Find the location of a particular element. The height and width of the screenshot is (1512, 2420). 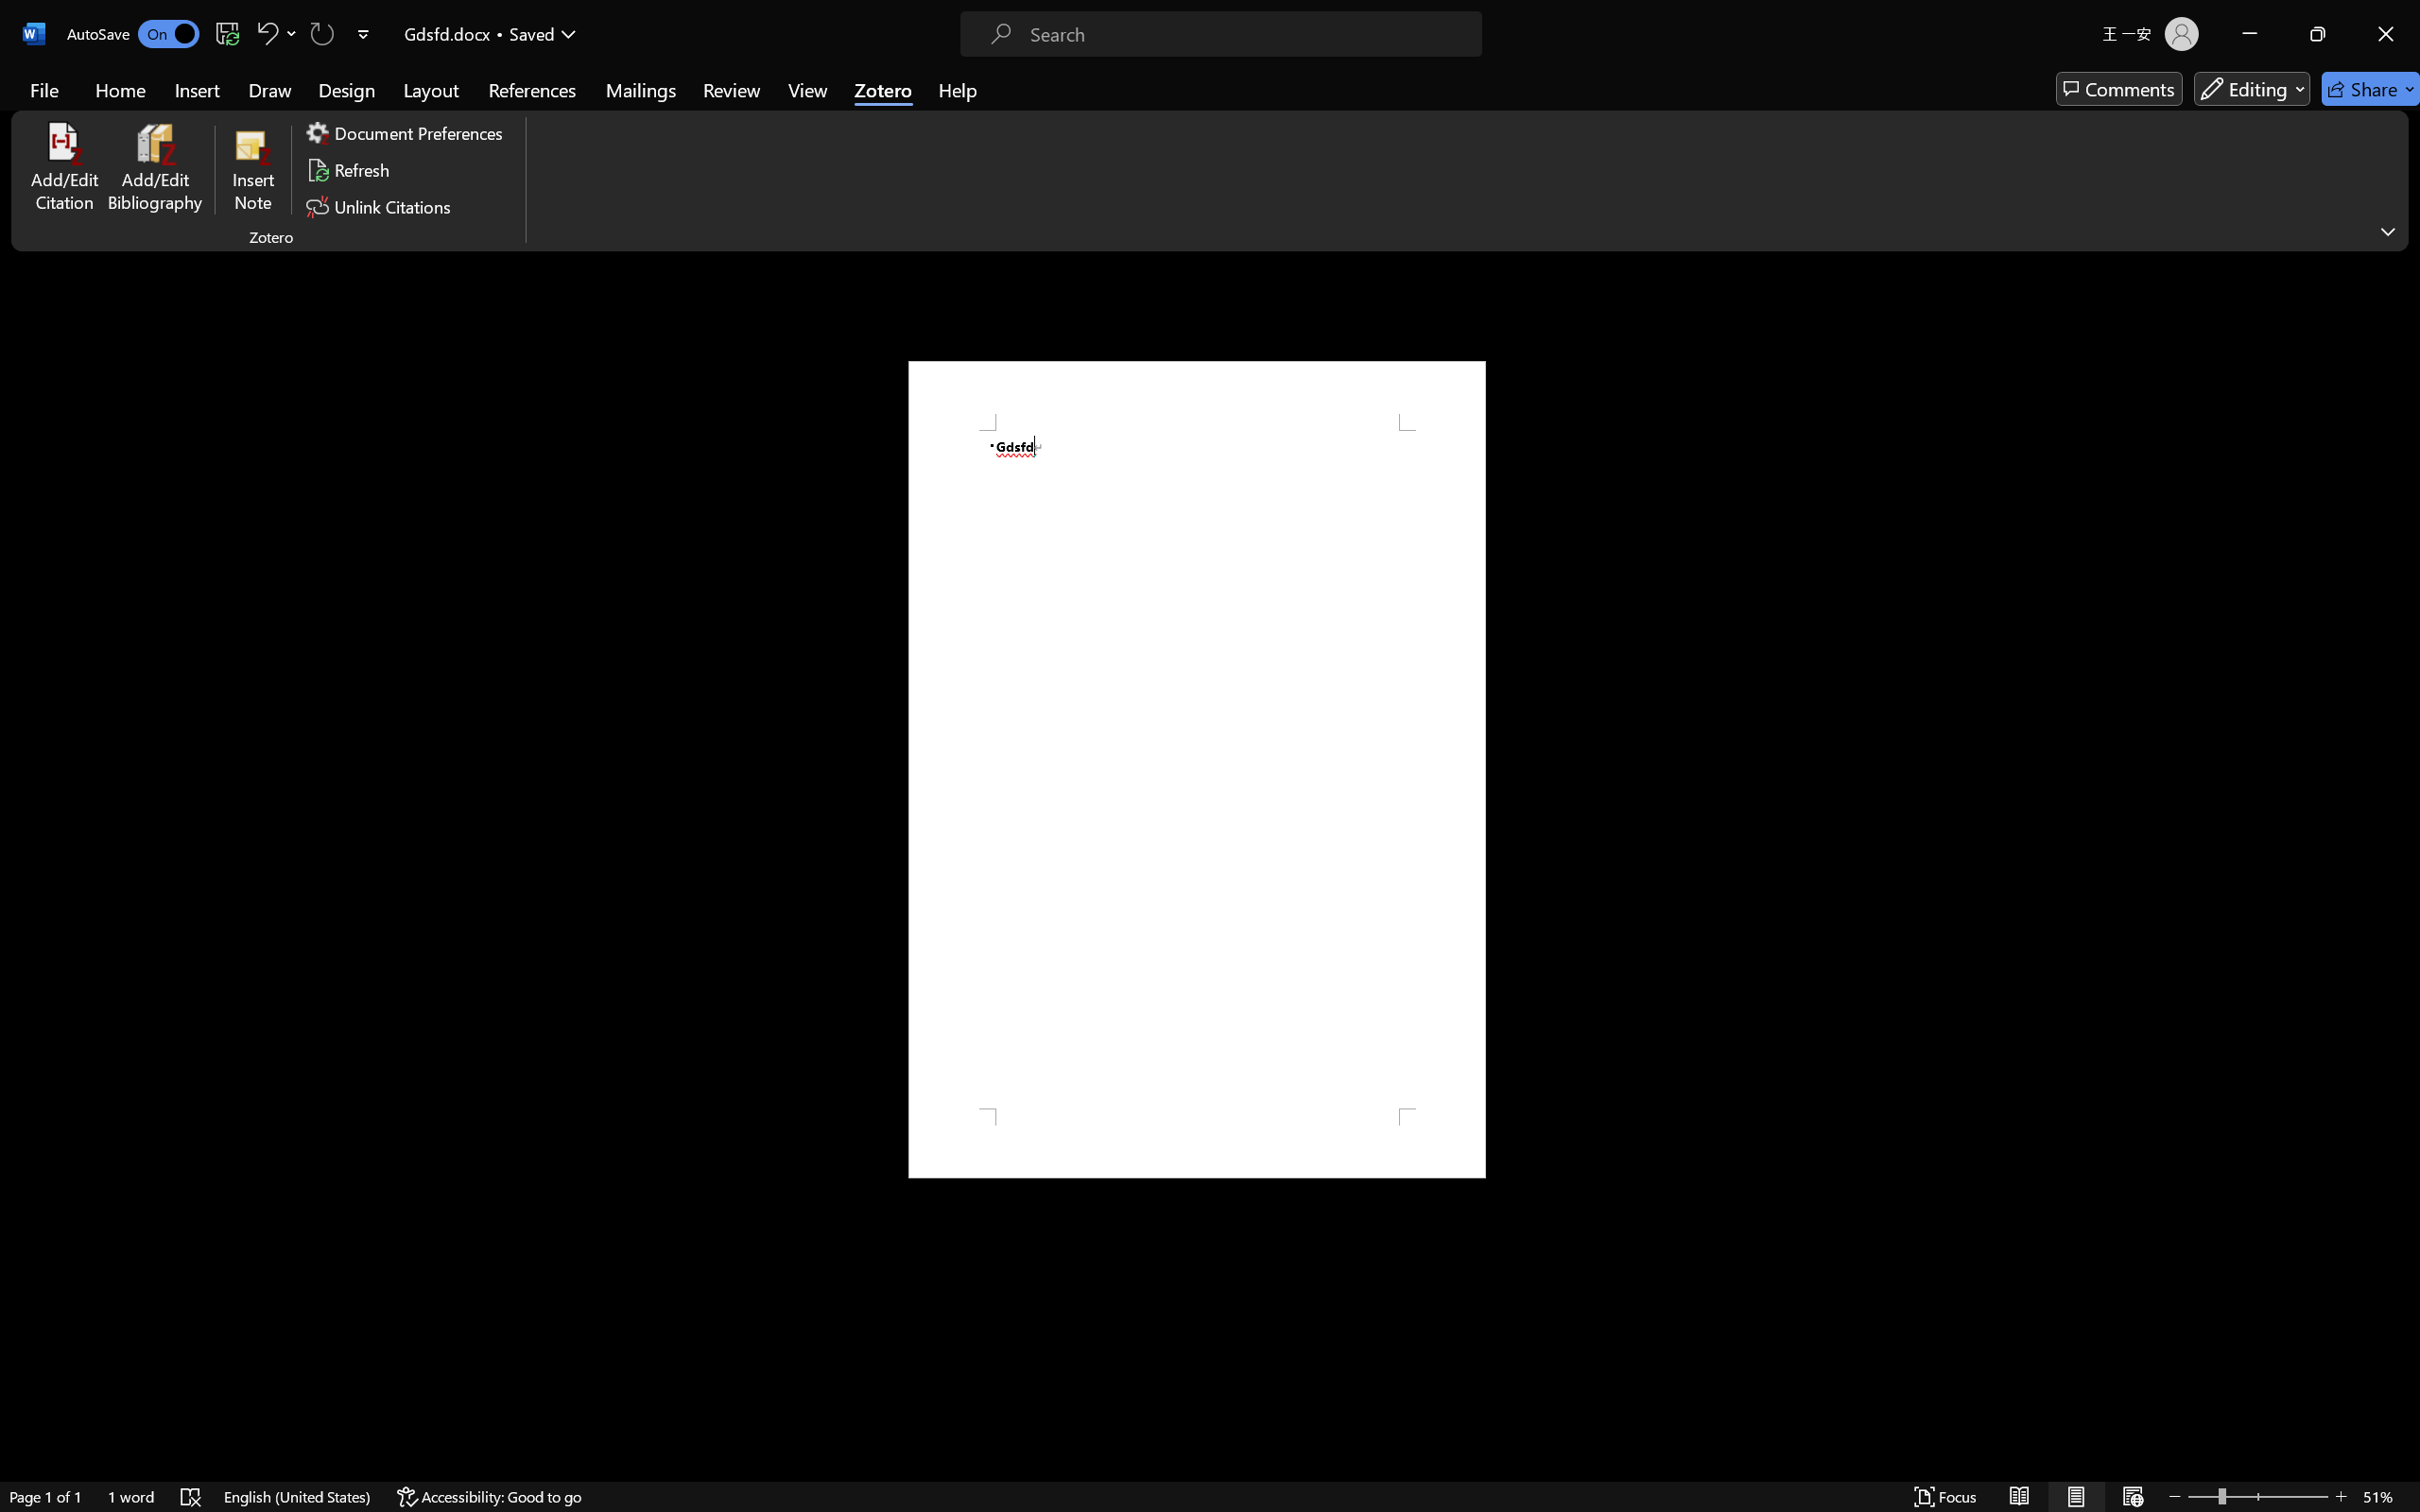

'Page 1 content' is located at coordinates (1196, 769).